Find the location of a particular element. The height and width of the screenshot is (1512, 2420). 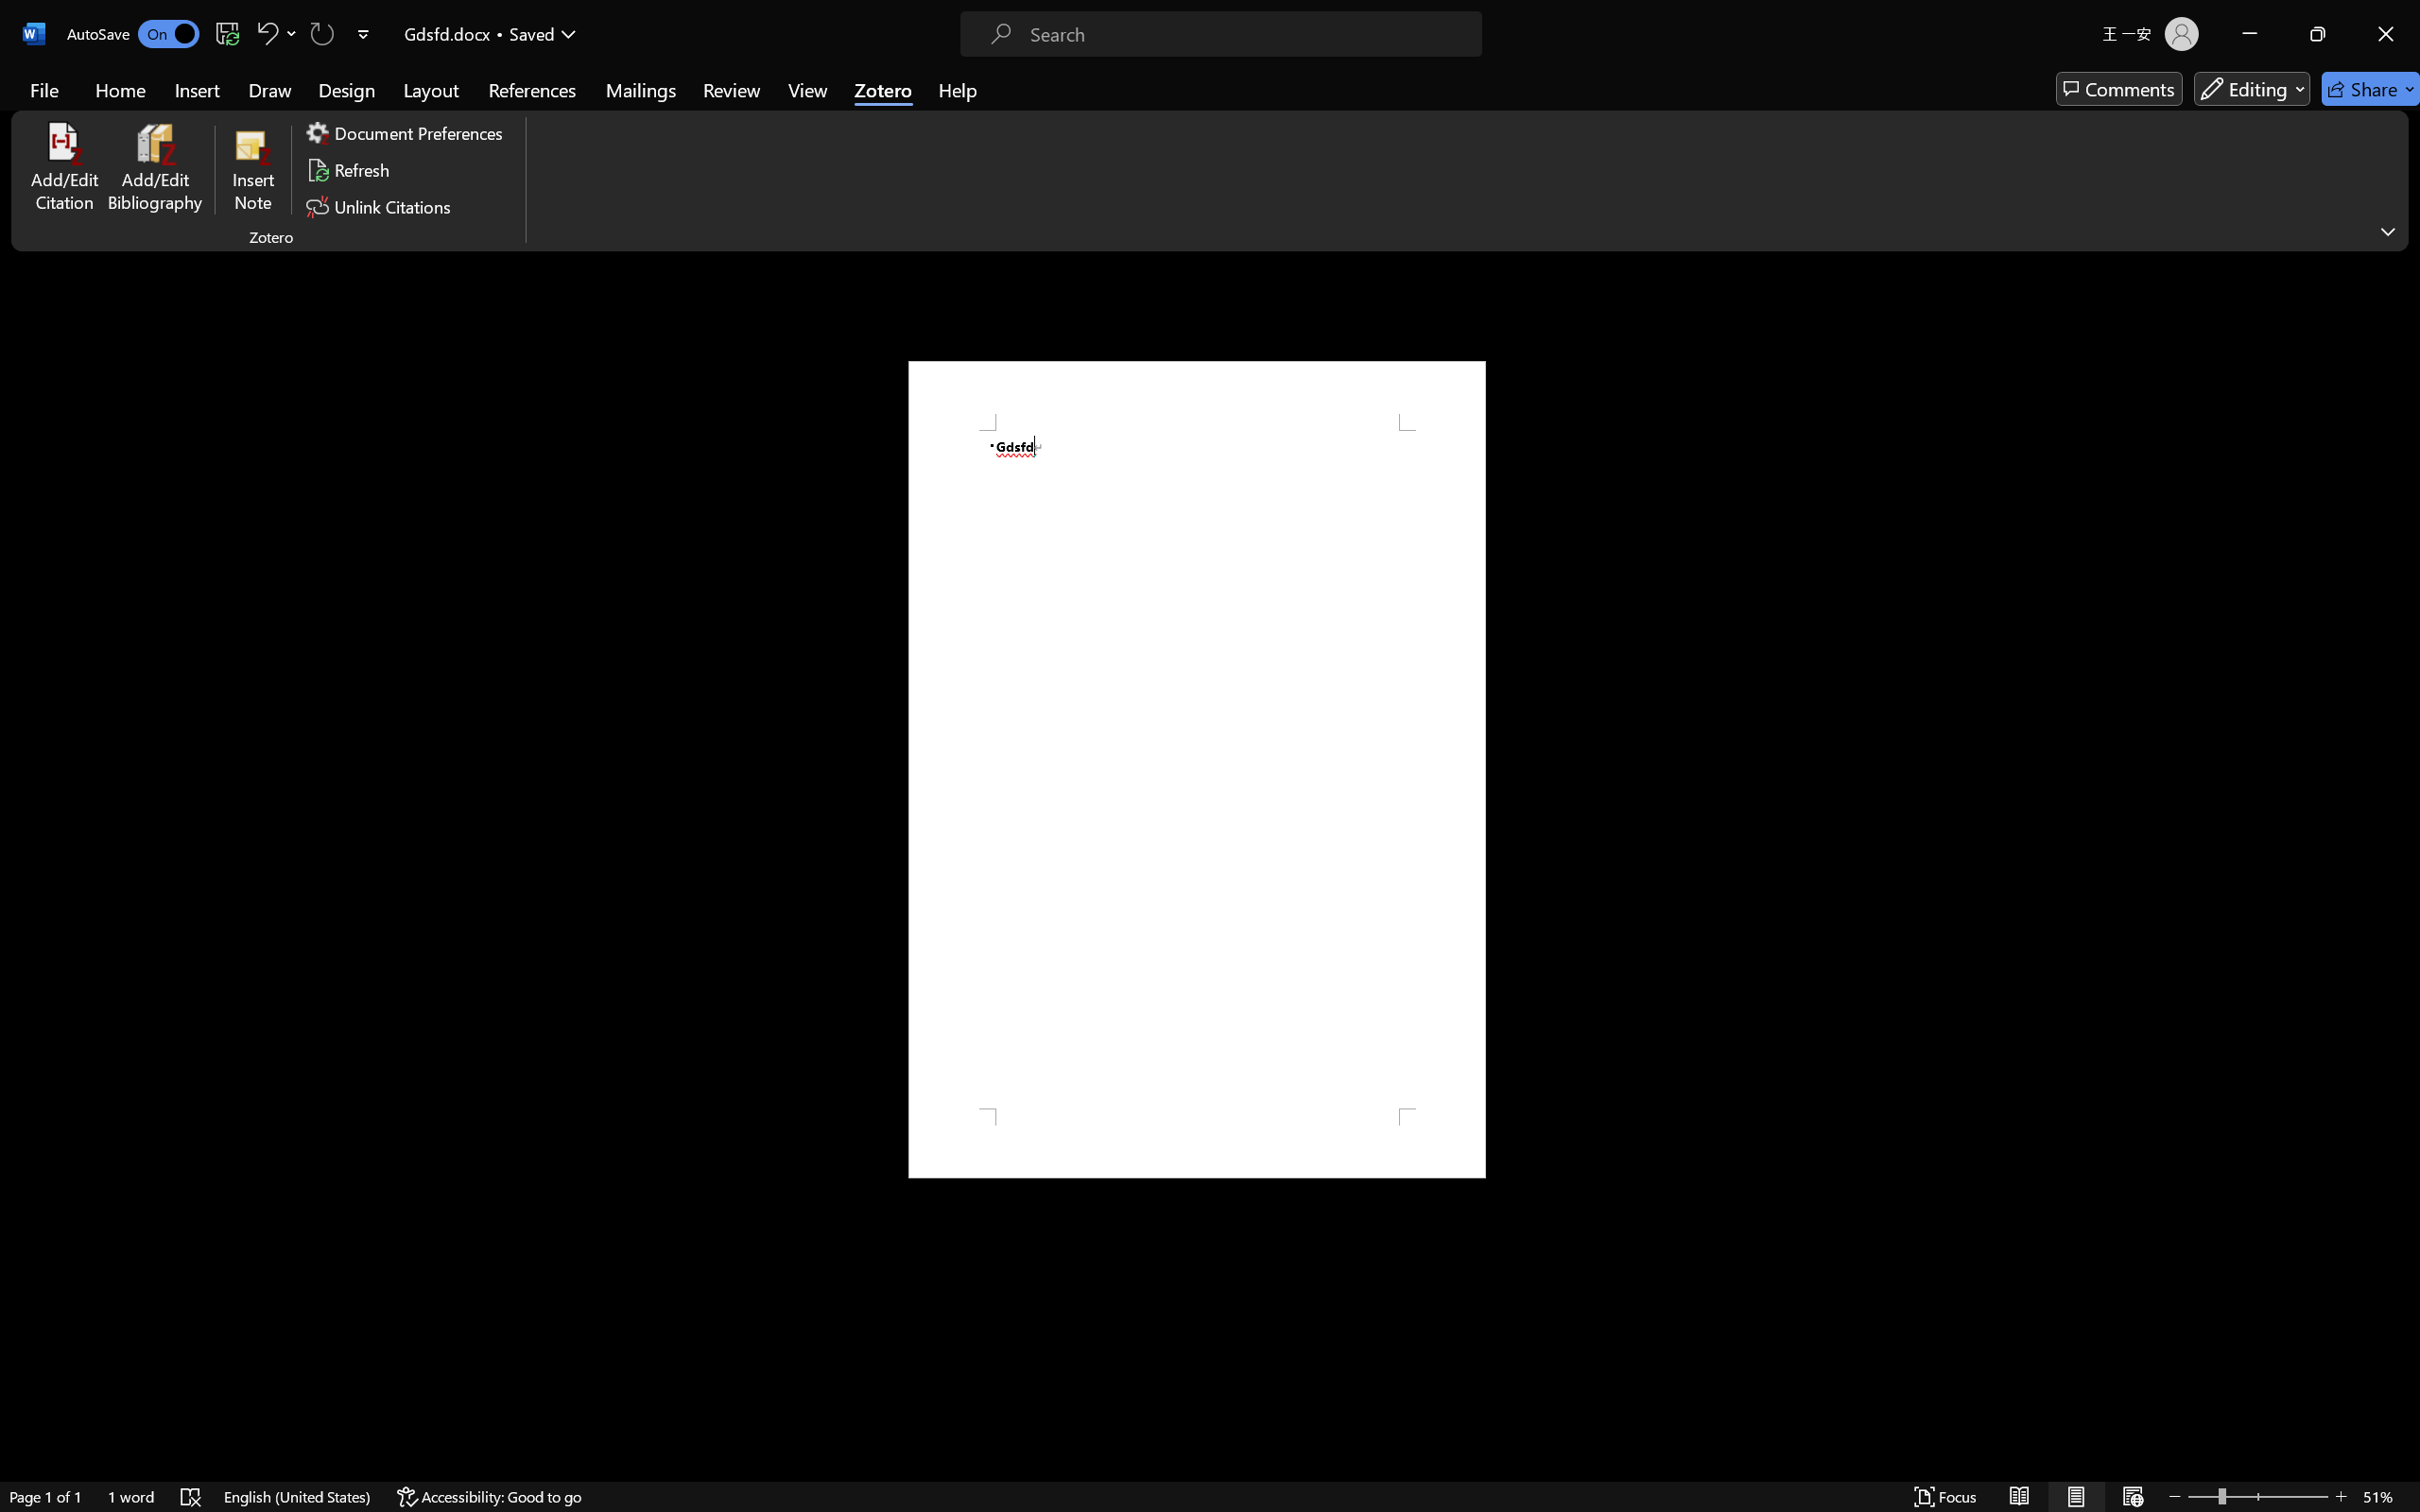

'Page 1 content' is located at coordinates (1196, 769).